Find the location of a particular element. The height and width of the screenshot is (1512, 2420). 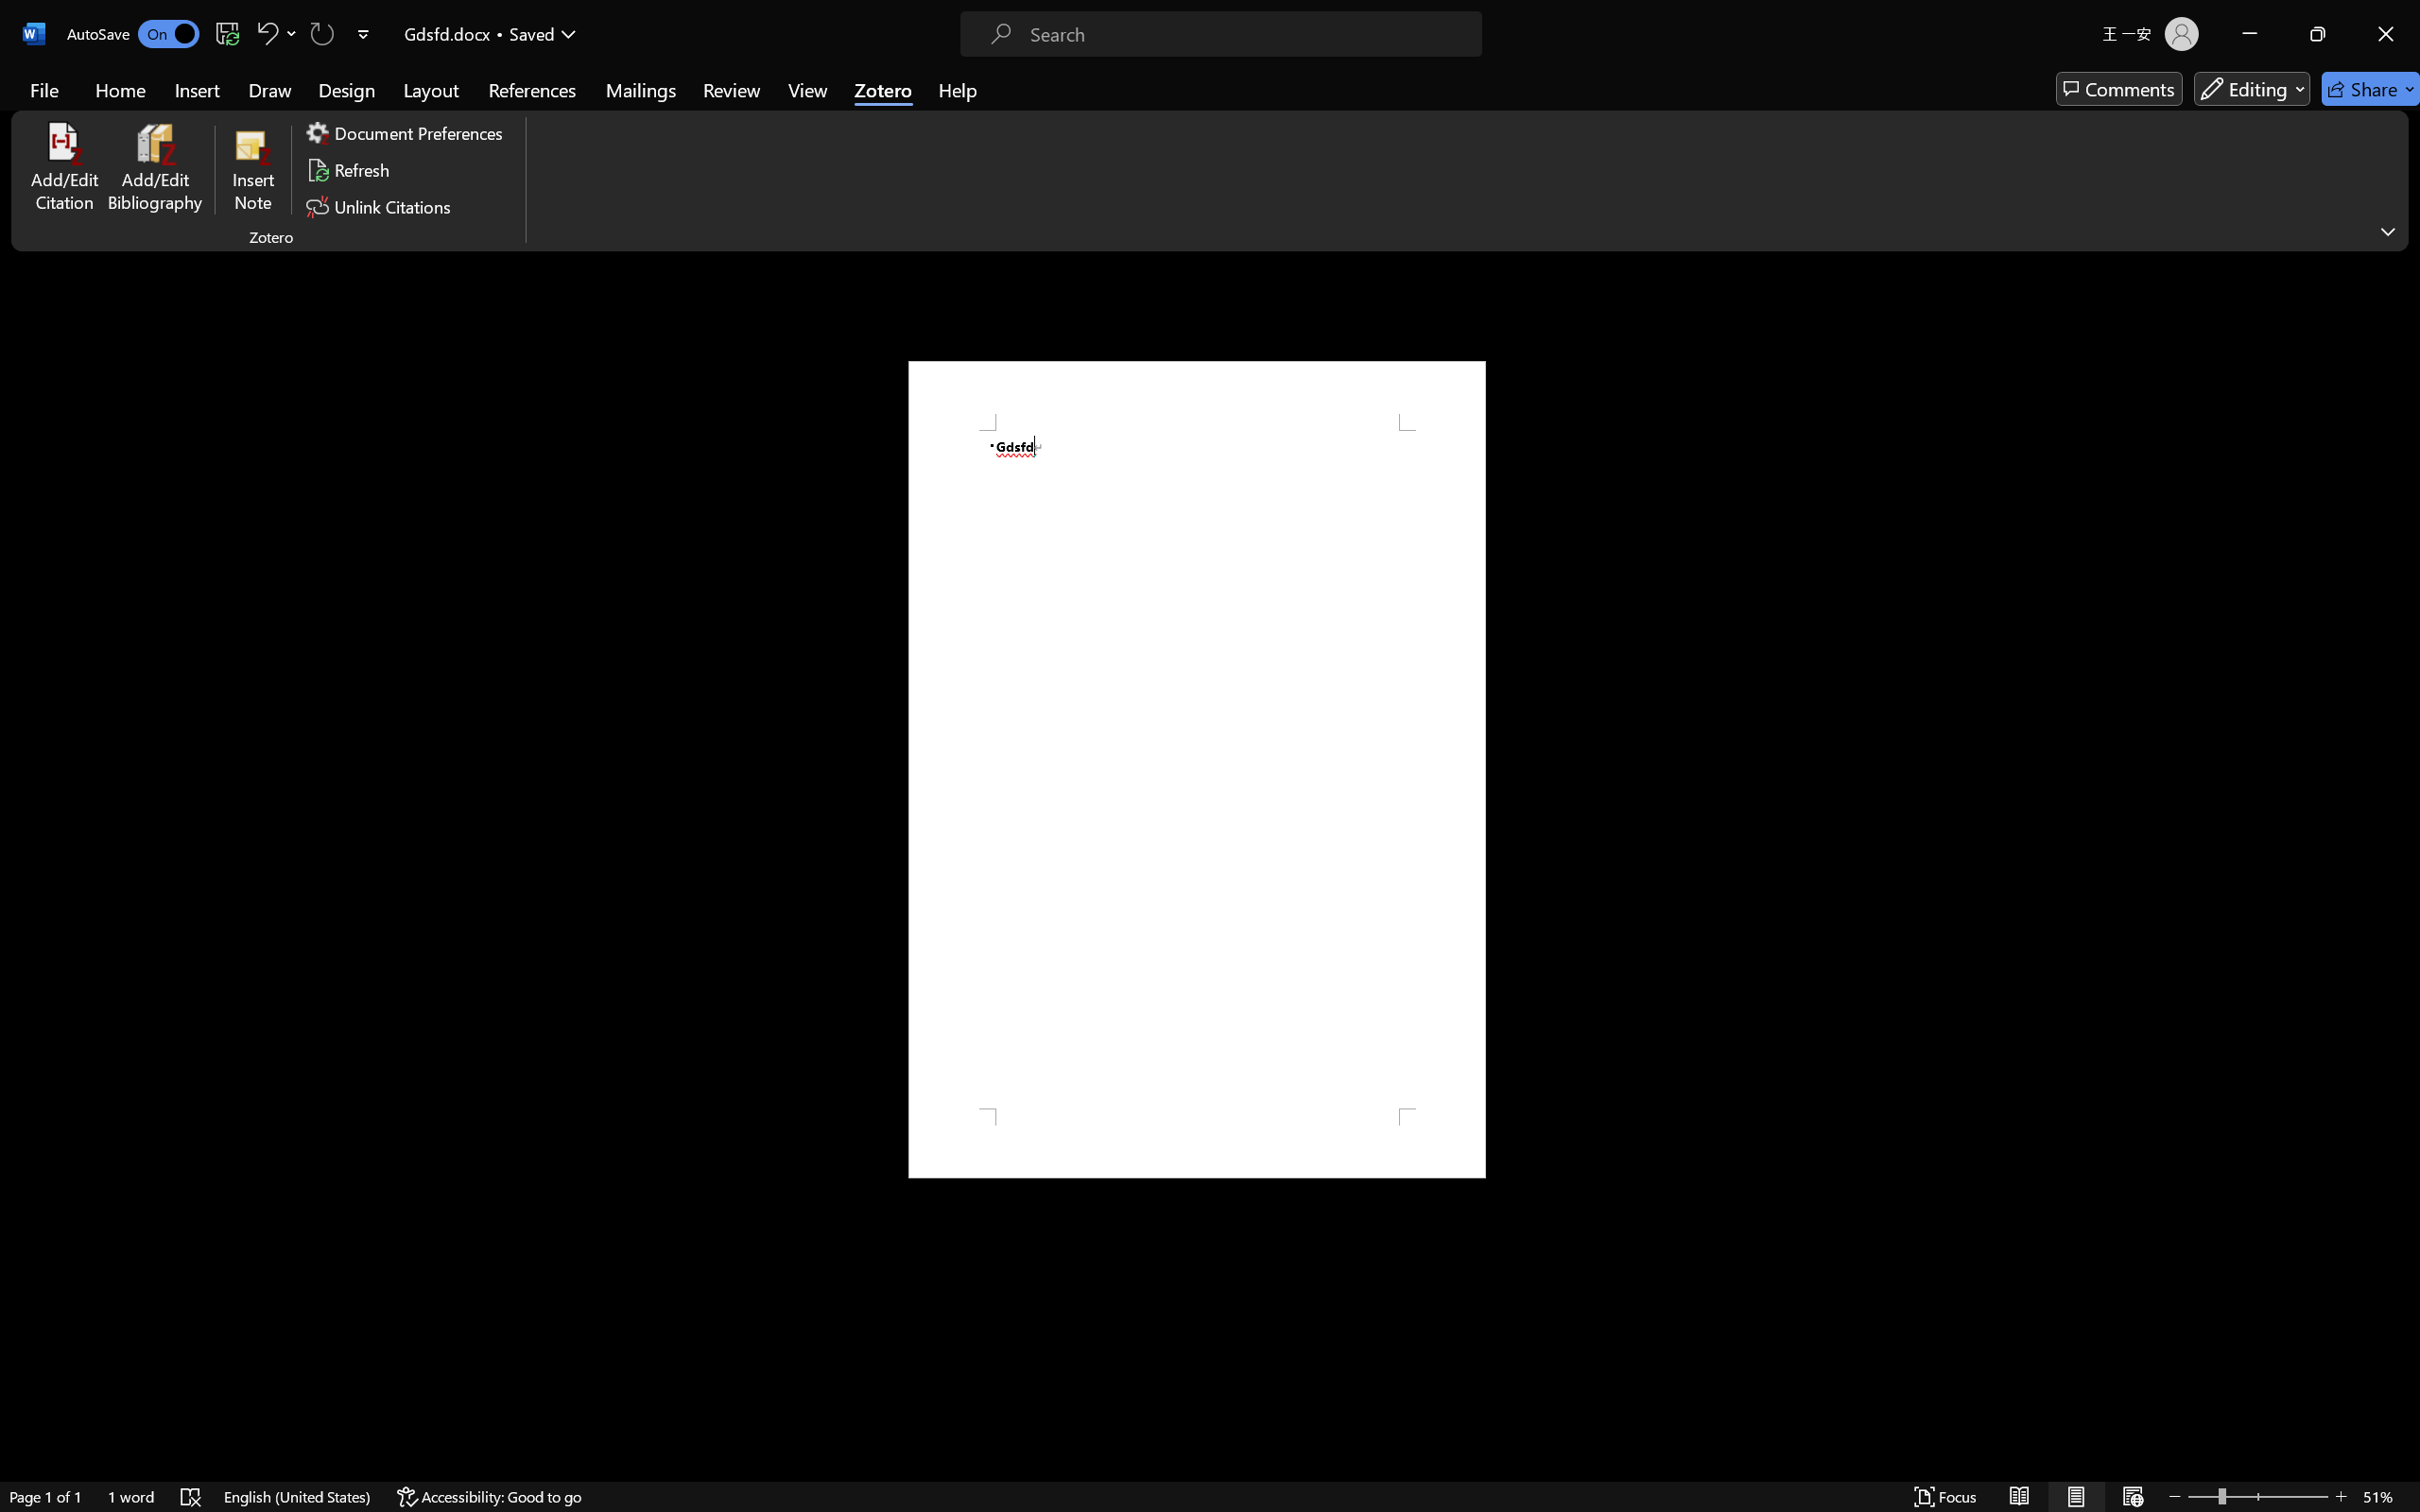

'Page 1 content' is located at coordinates (1196, 769).